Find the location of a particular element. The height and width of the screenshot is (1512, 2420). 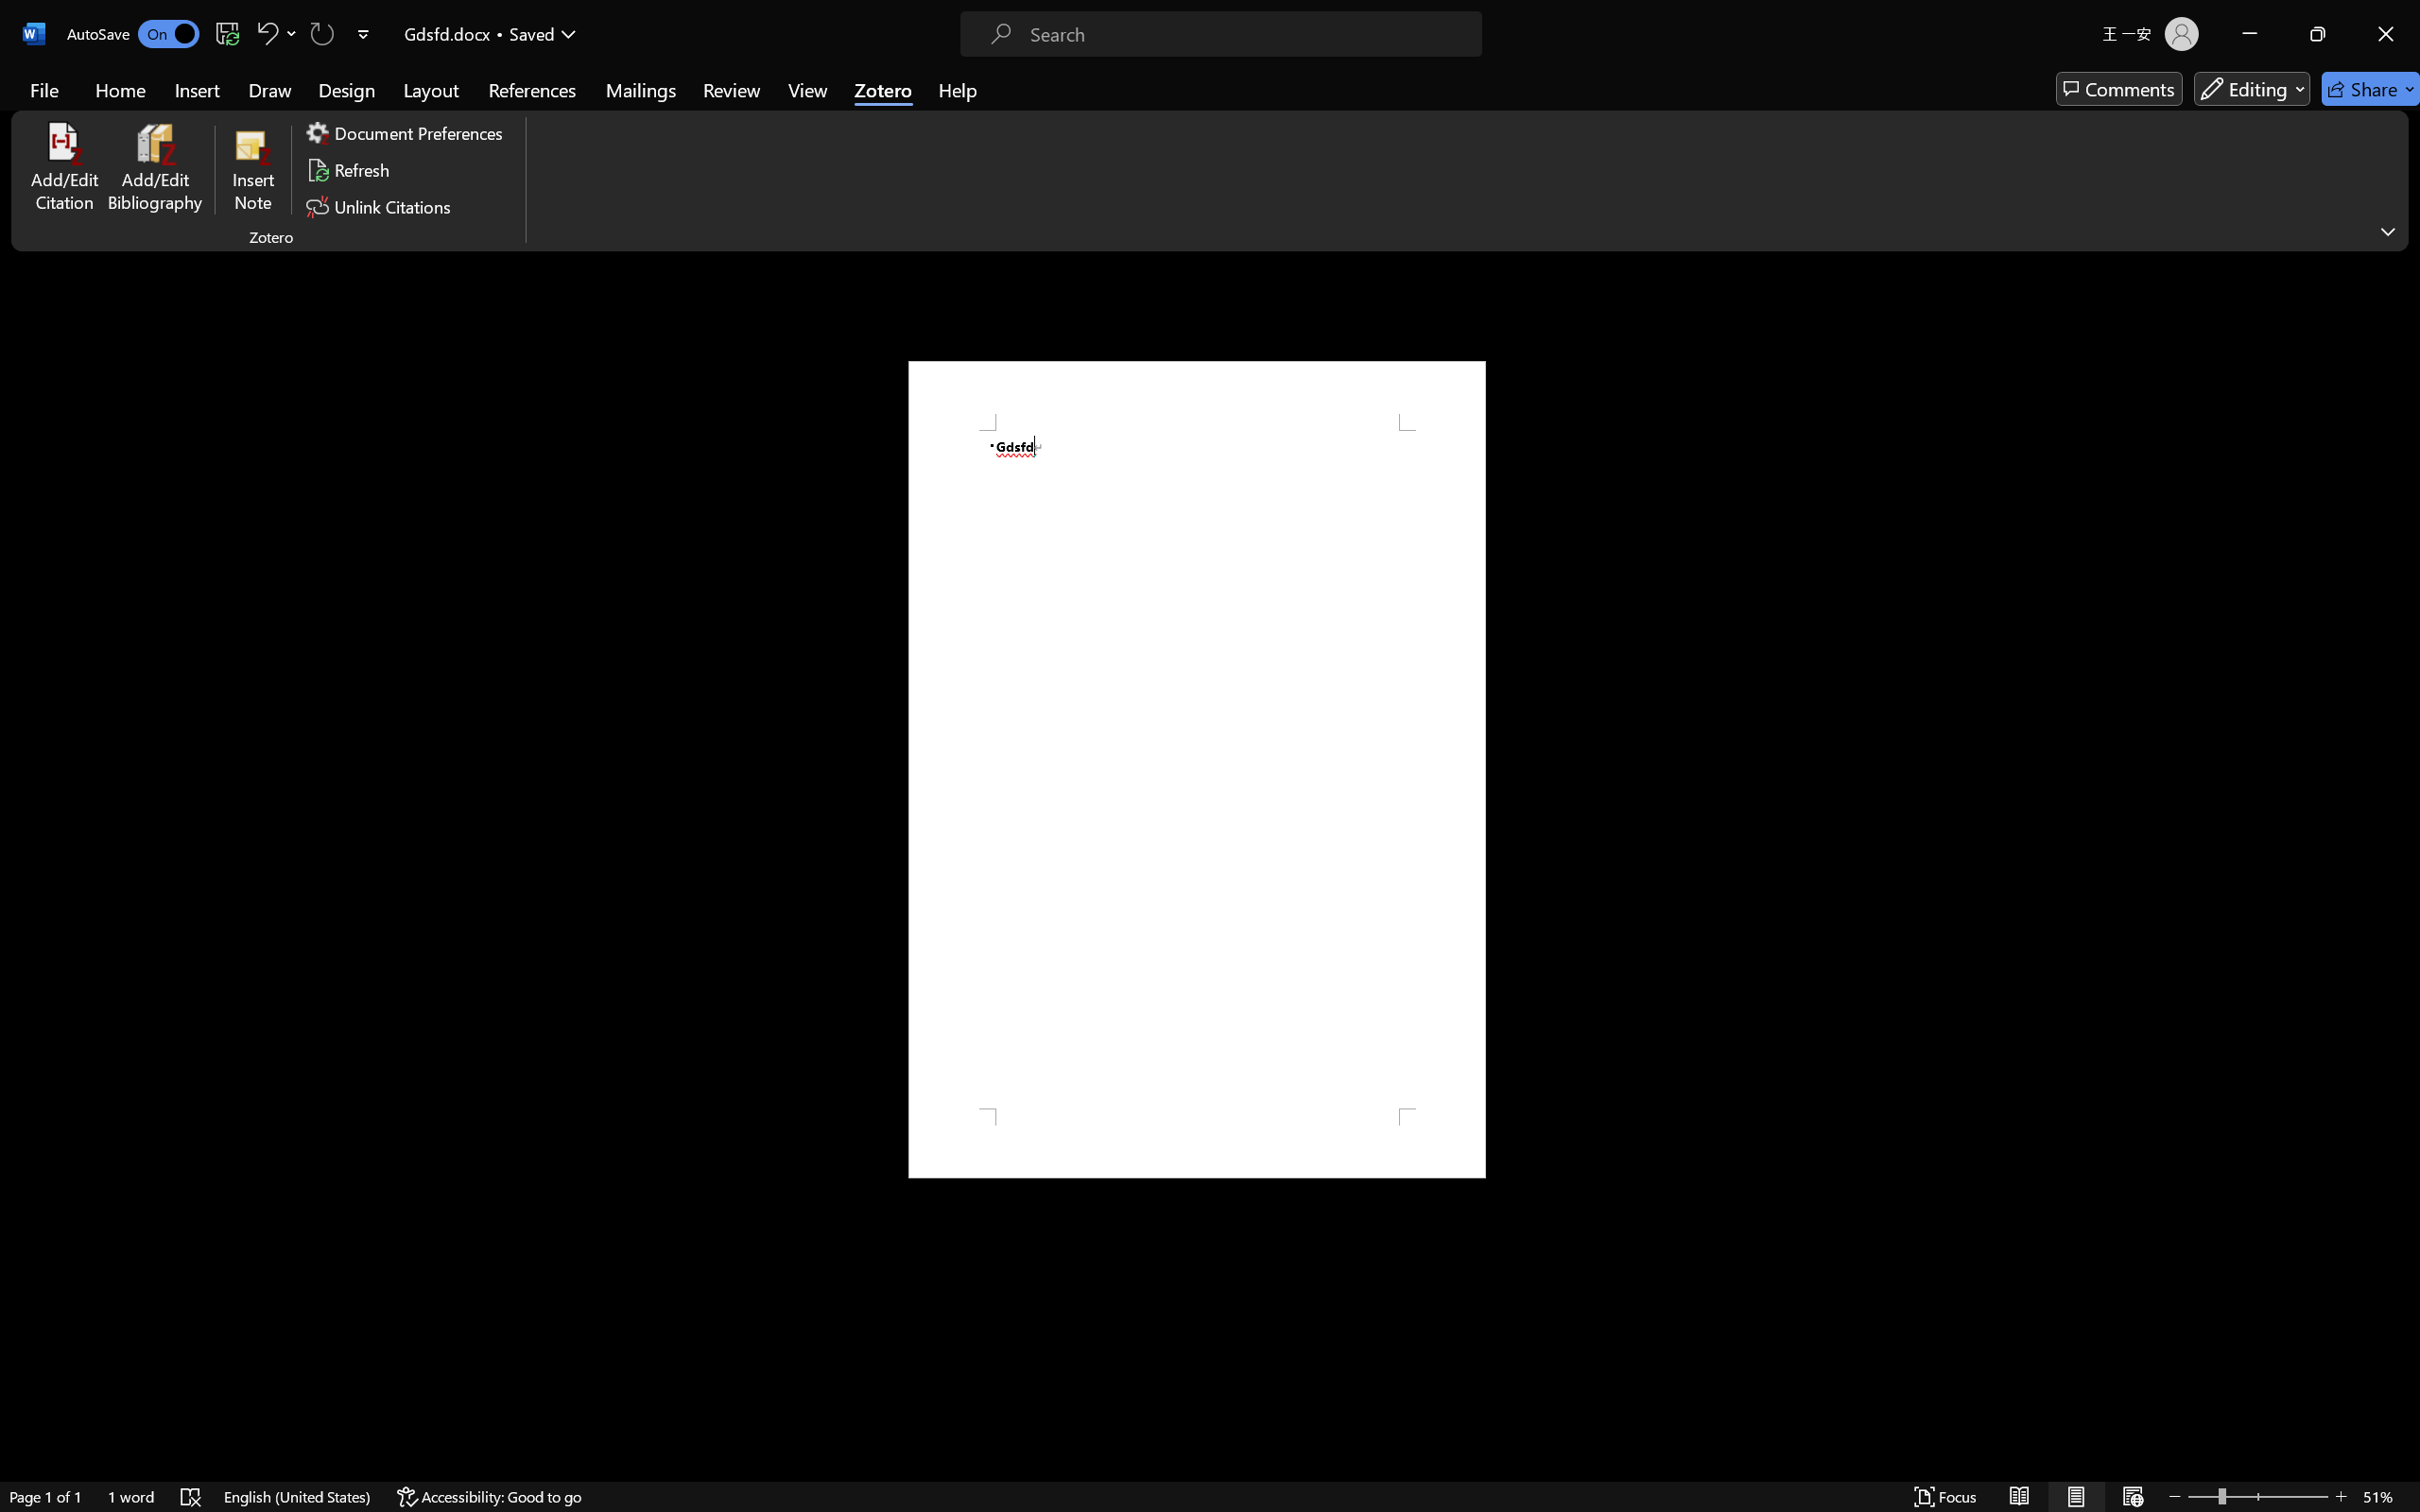

'Page 1 content' is located at coordinates (1196, 769).